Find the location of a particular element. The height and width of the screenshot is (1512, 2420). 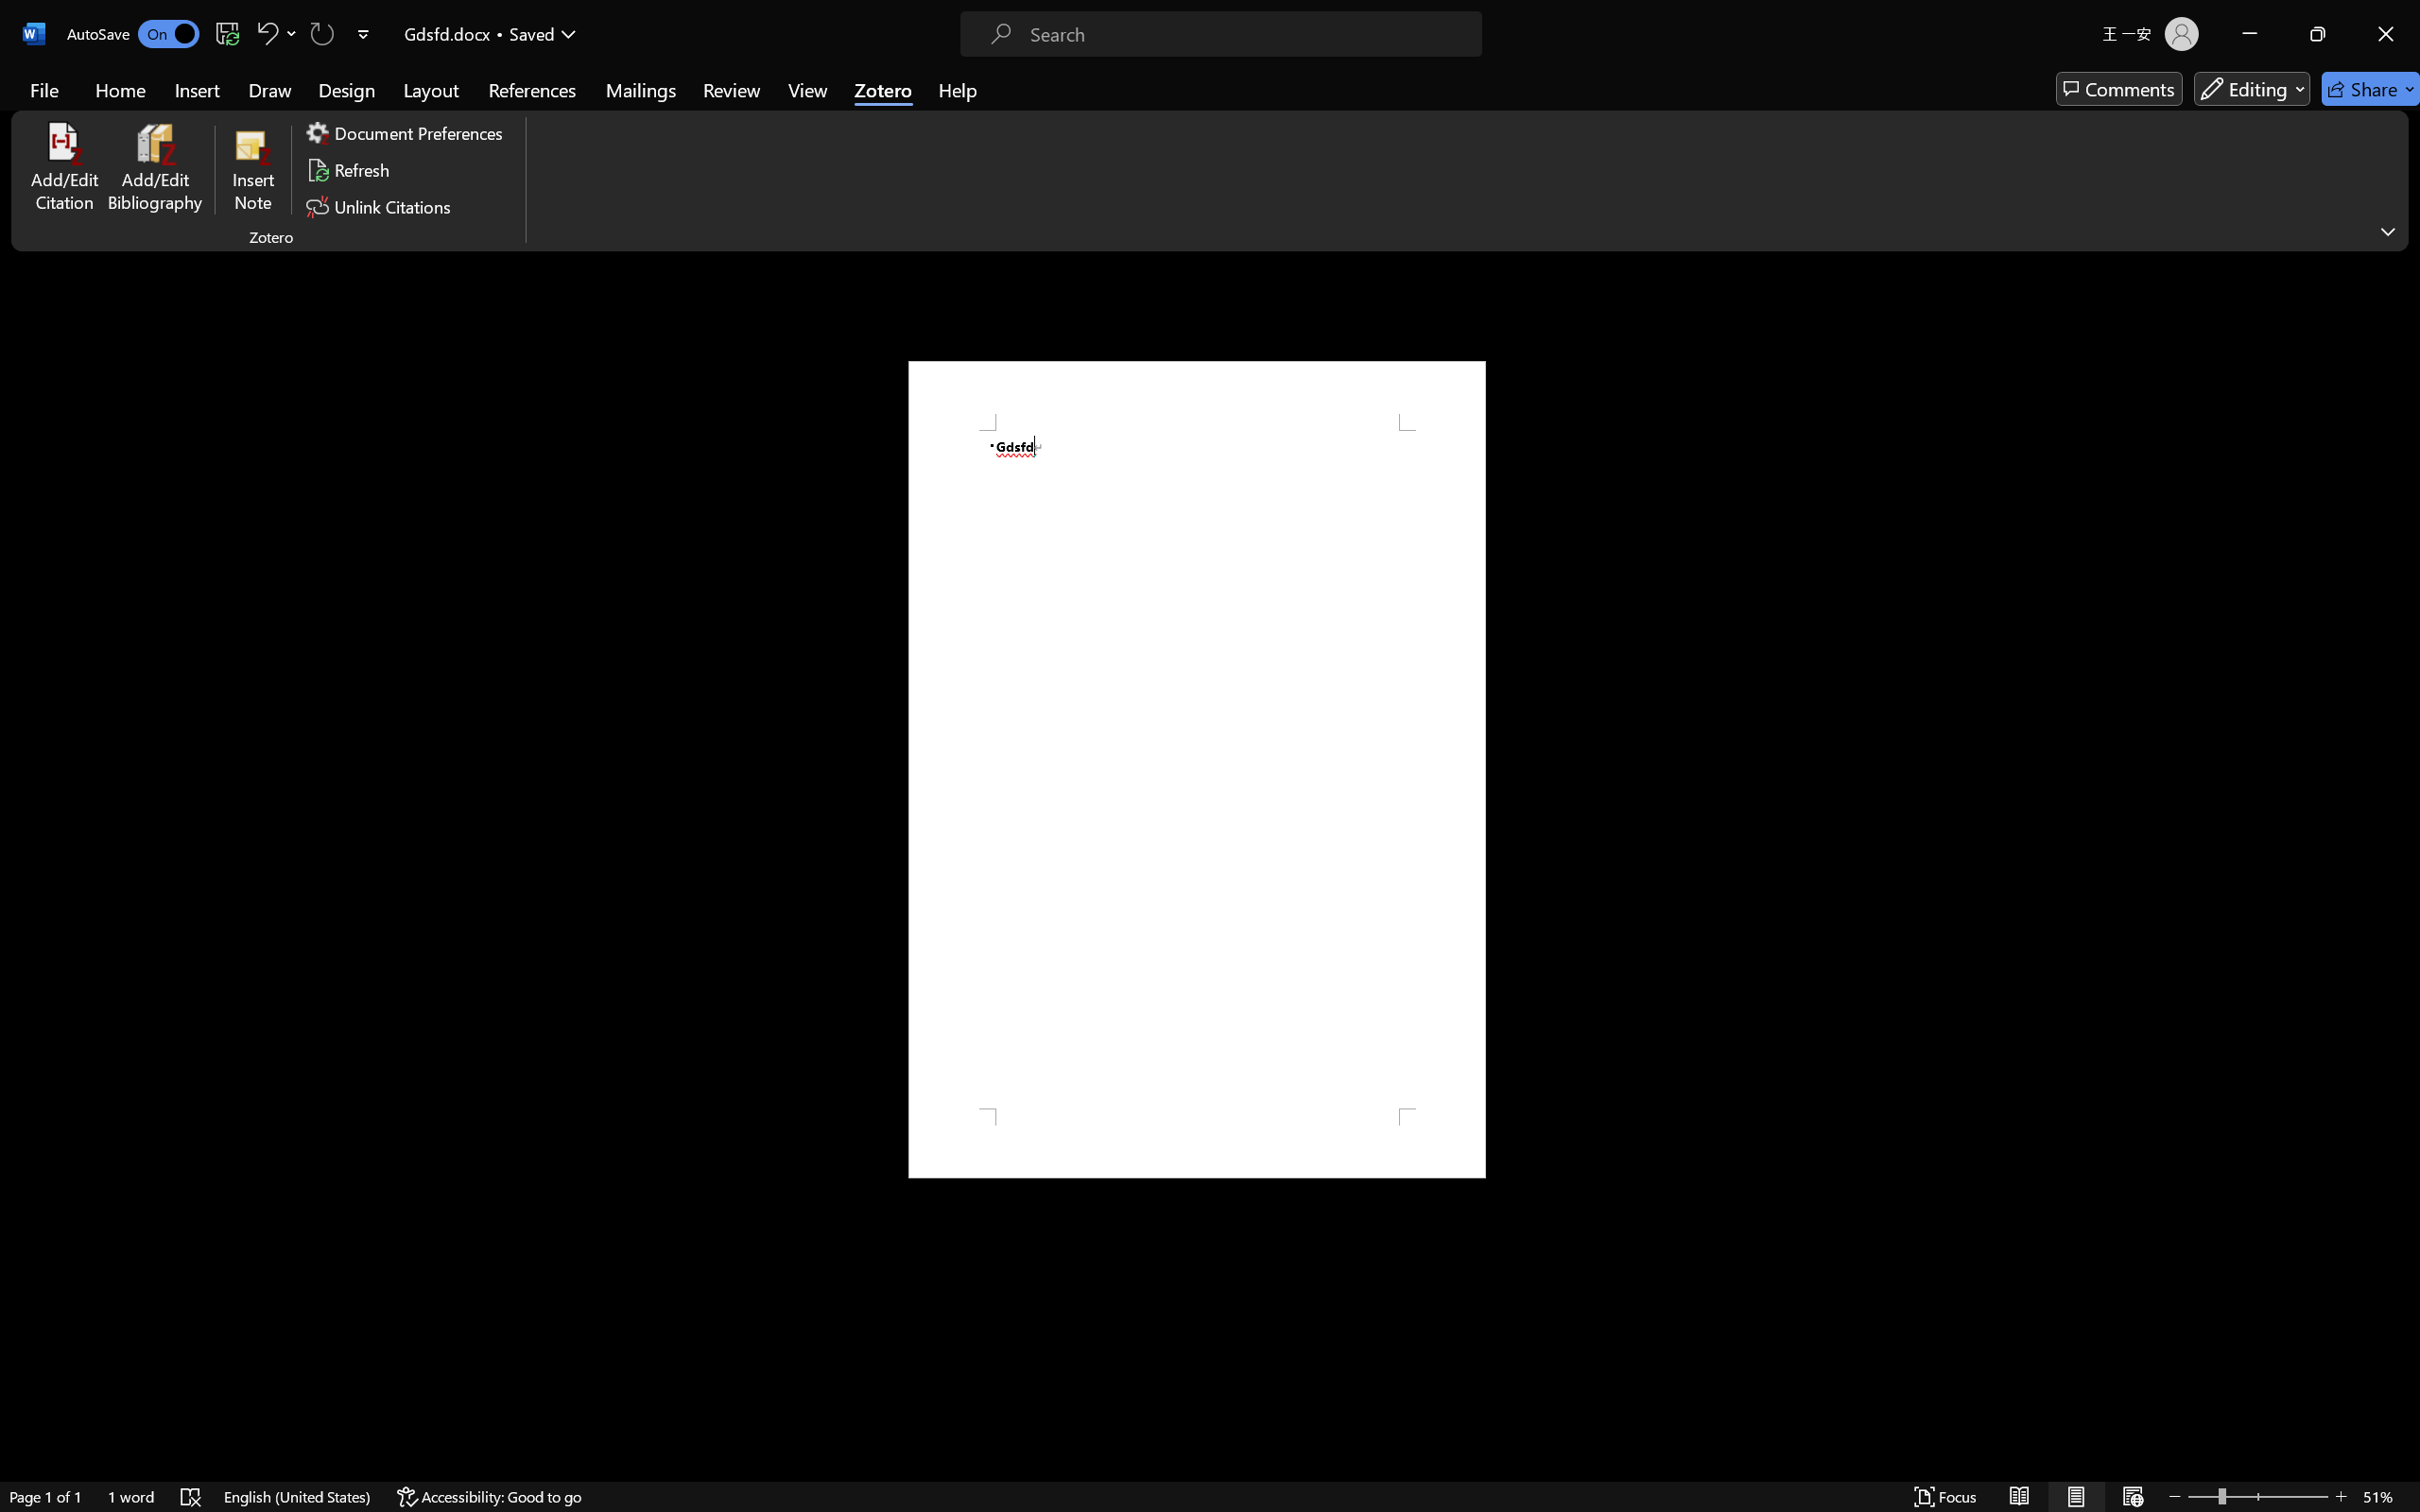

'Page 1 content' is located at coordinates (1196, 769).